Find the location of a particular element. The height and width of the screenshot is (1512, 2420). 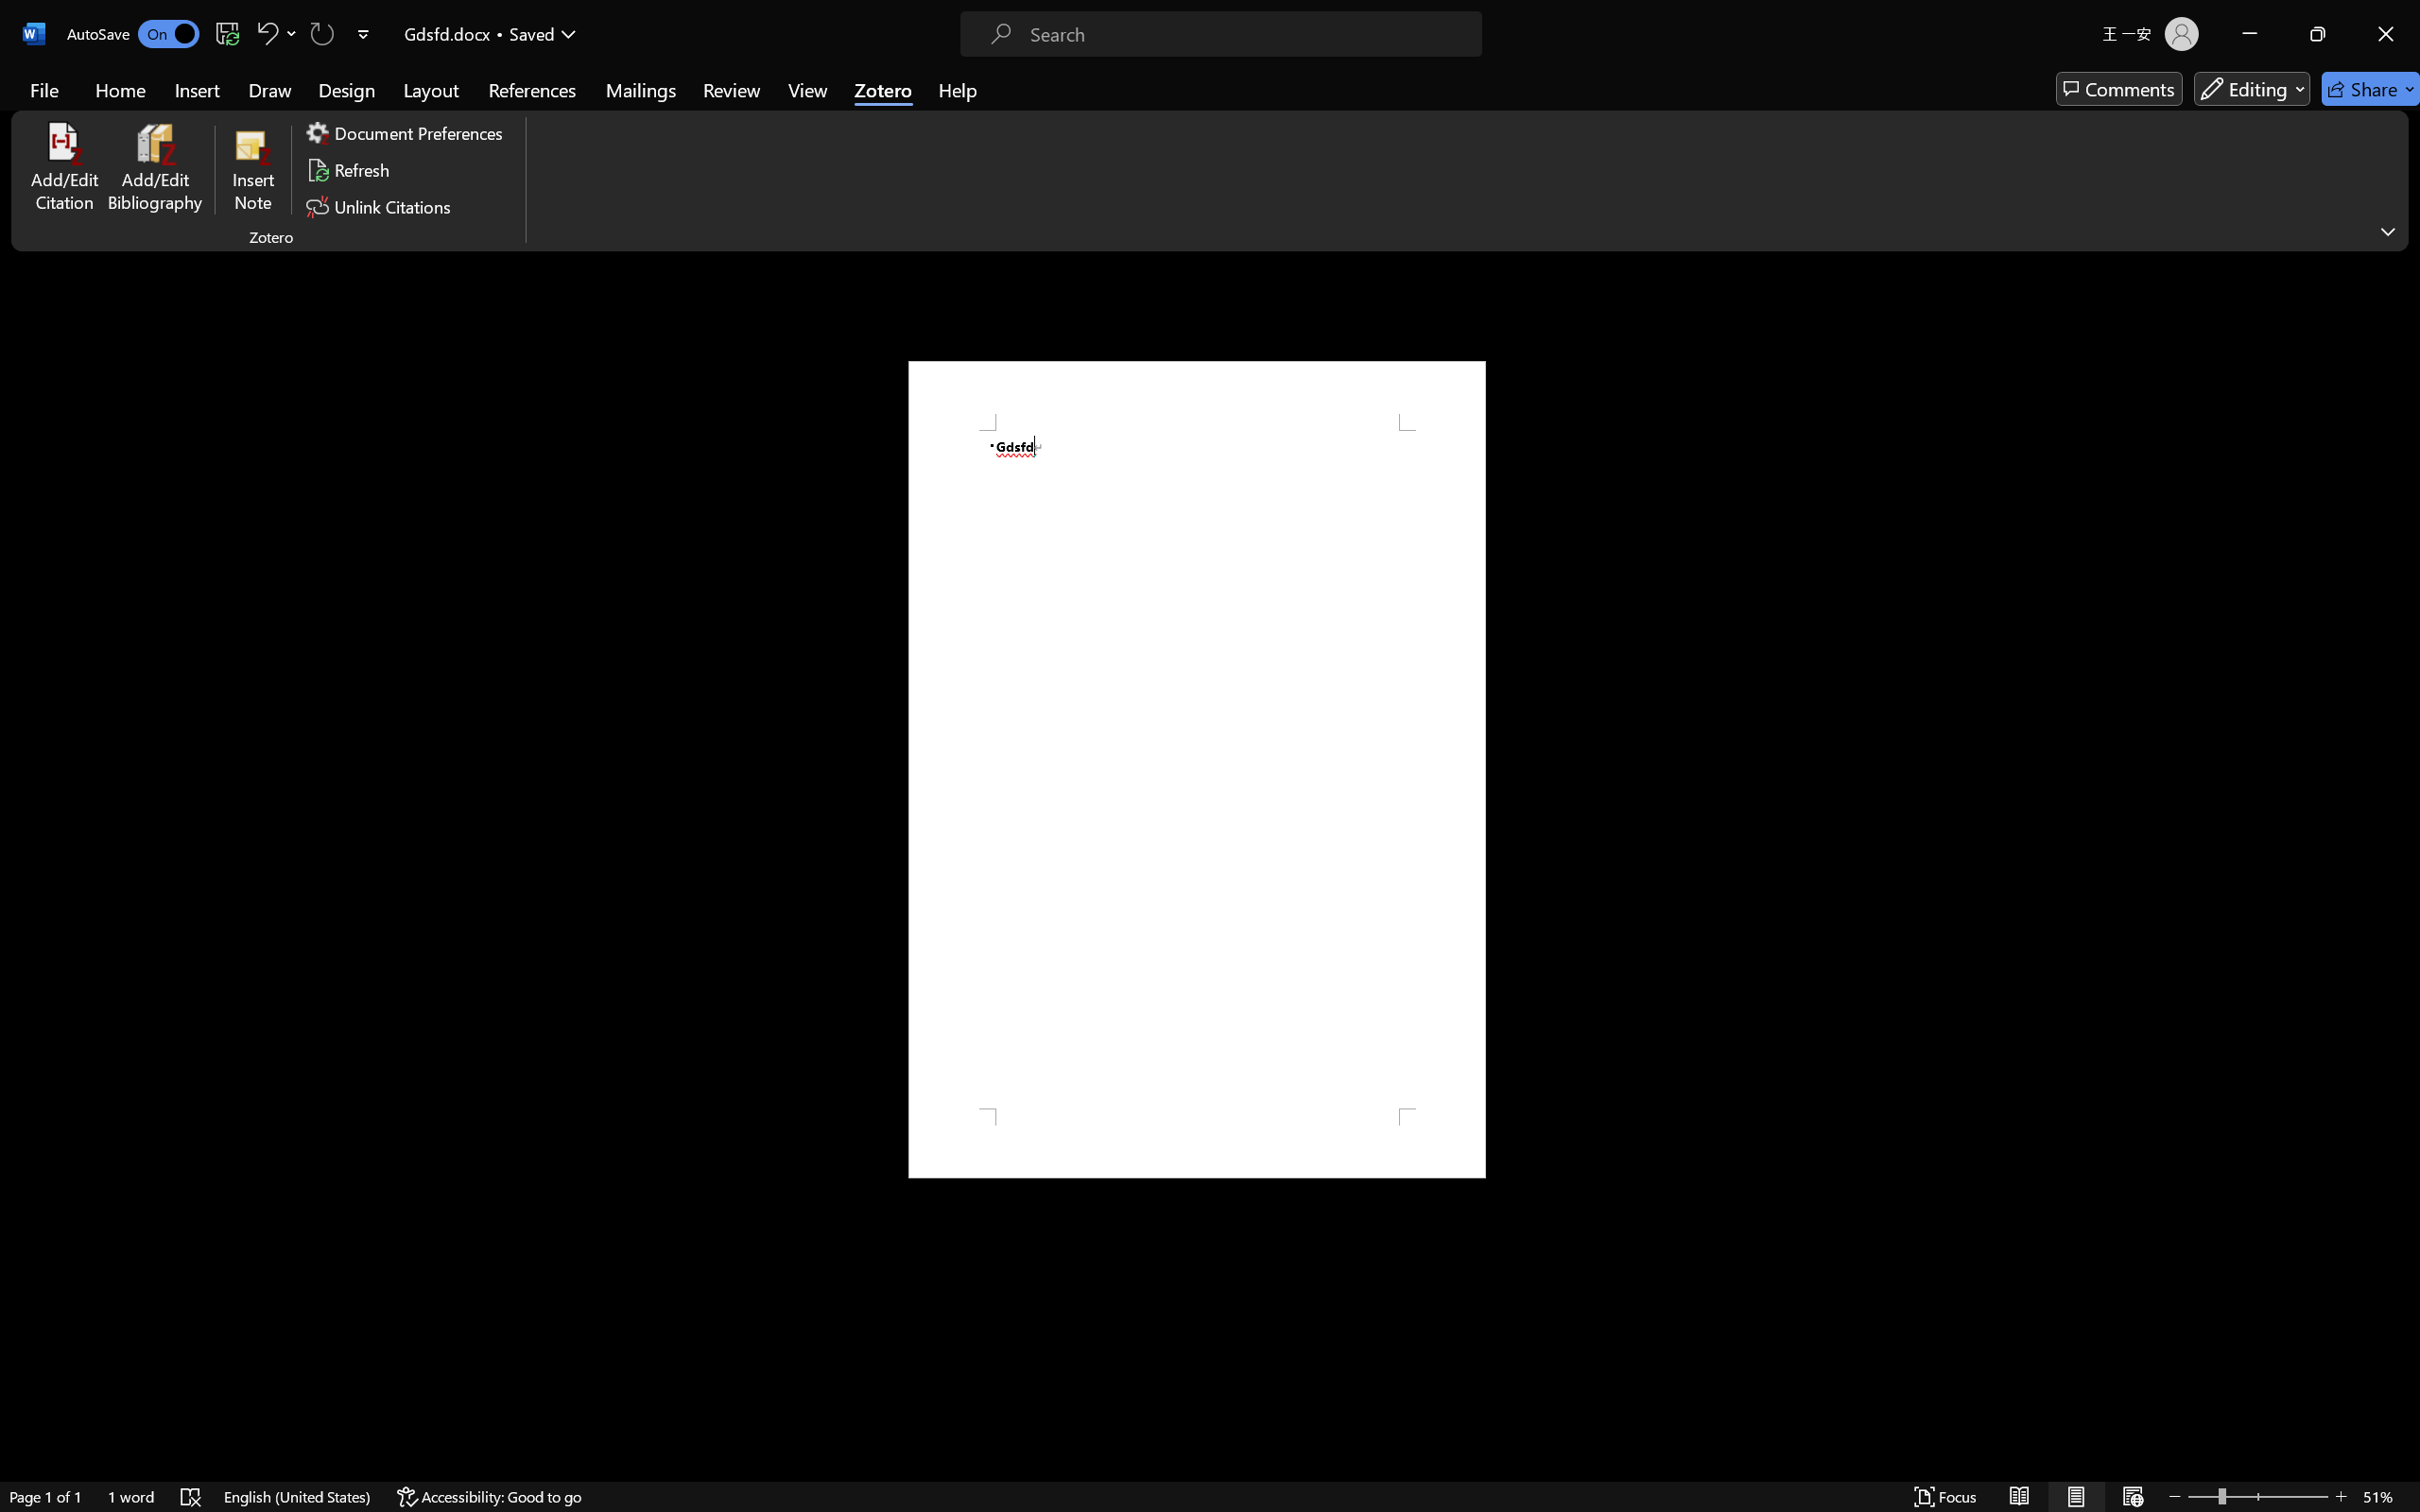

'Page 1 content' is located at coordinates (1196, 769).